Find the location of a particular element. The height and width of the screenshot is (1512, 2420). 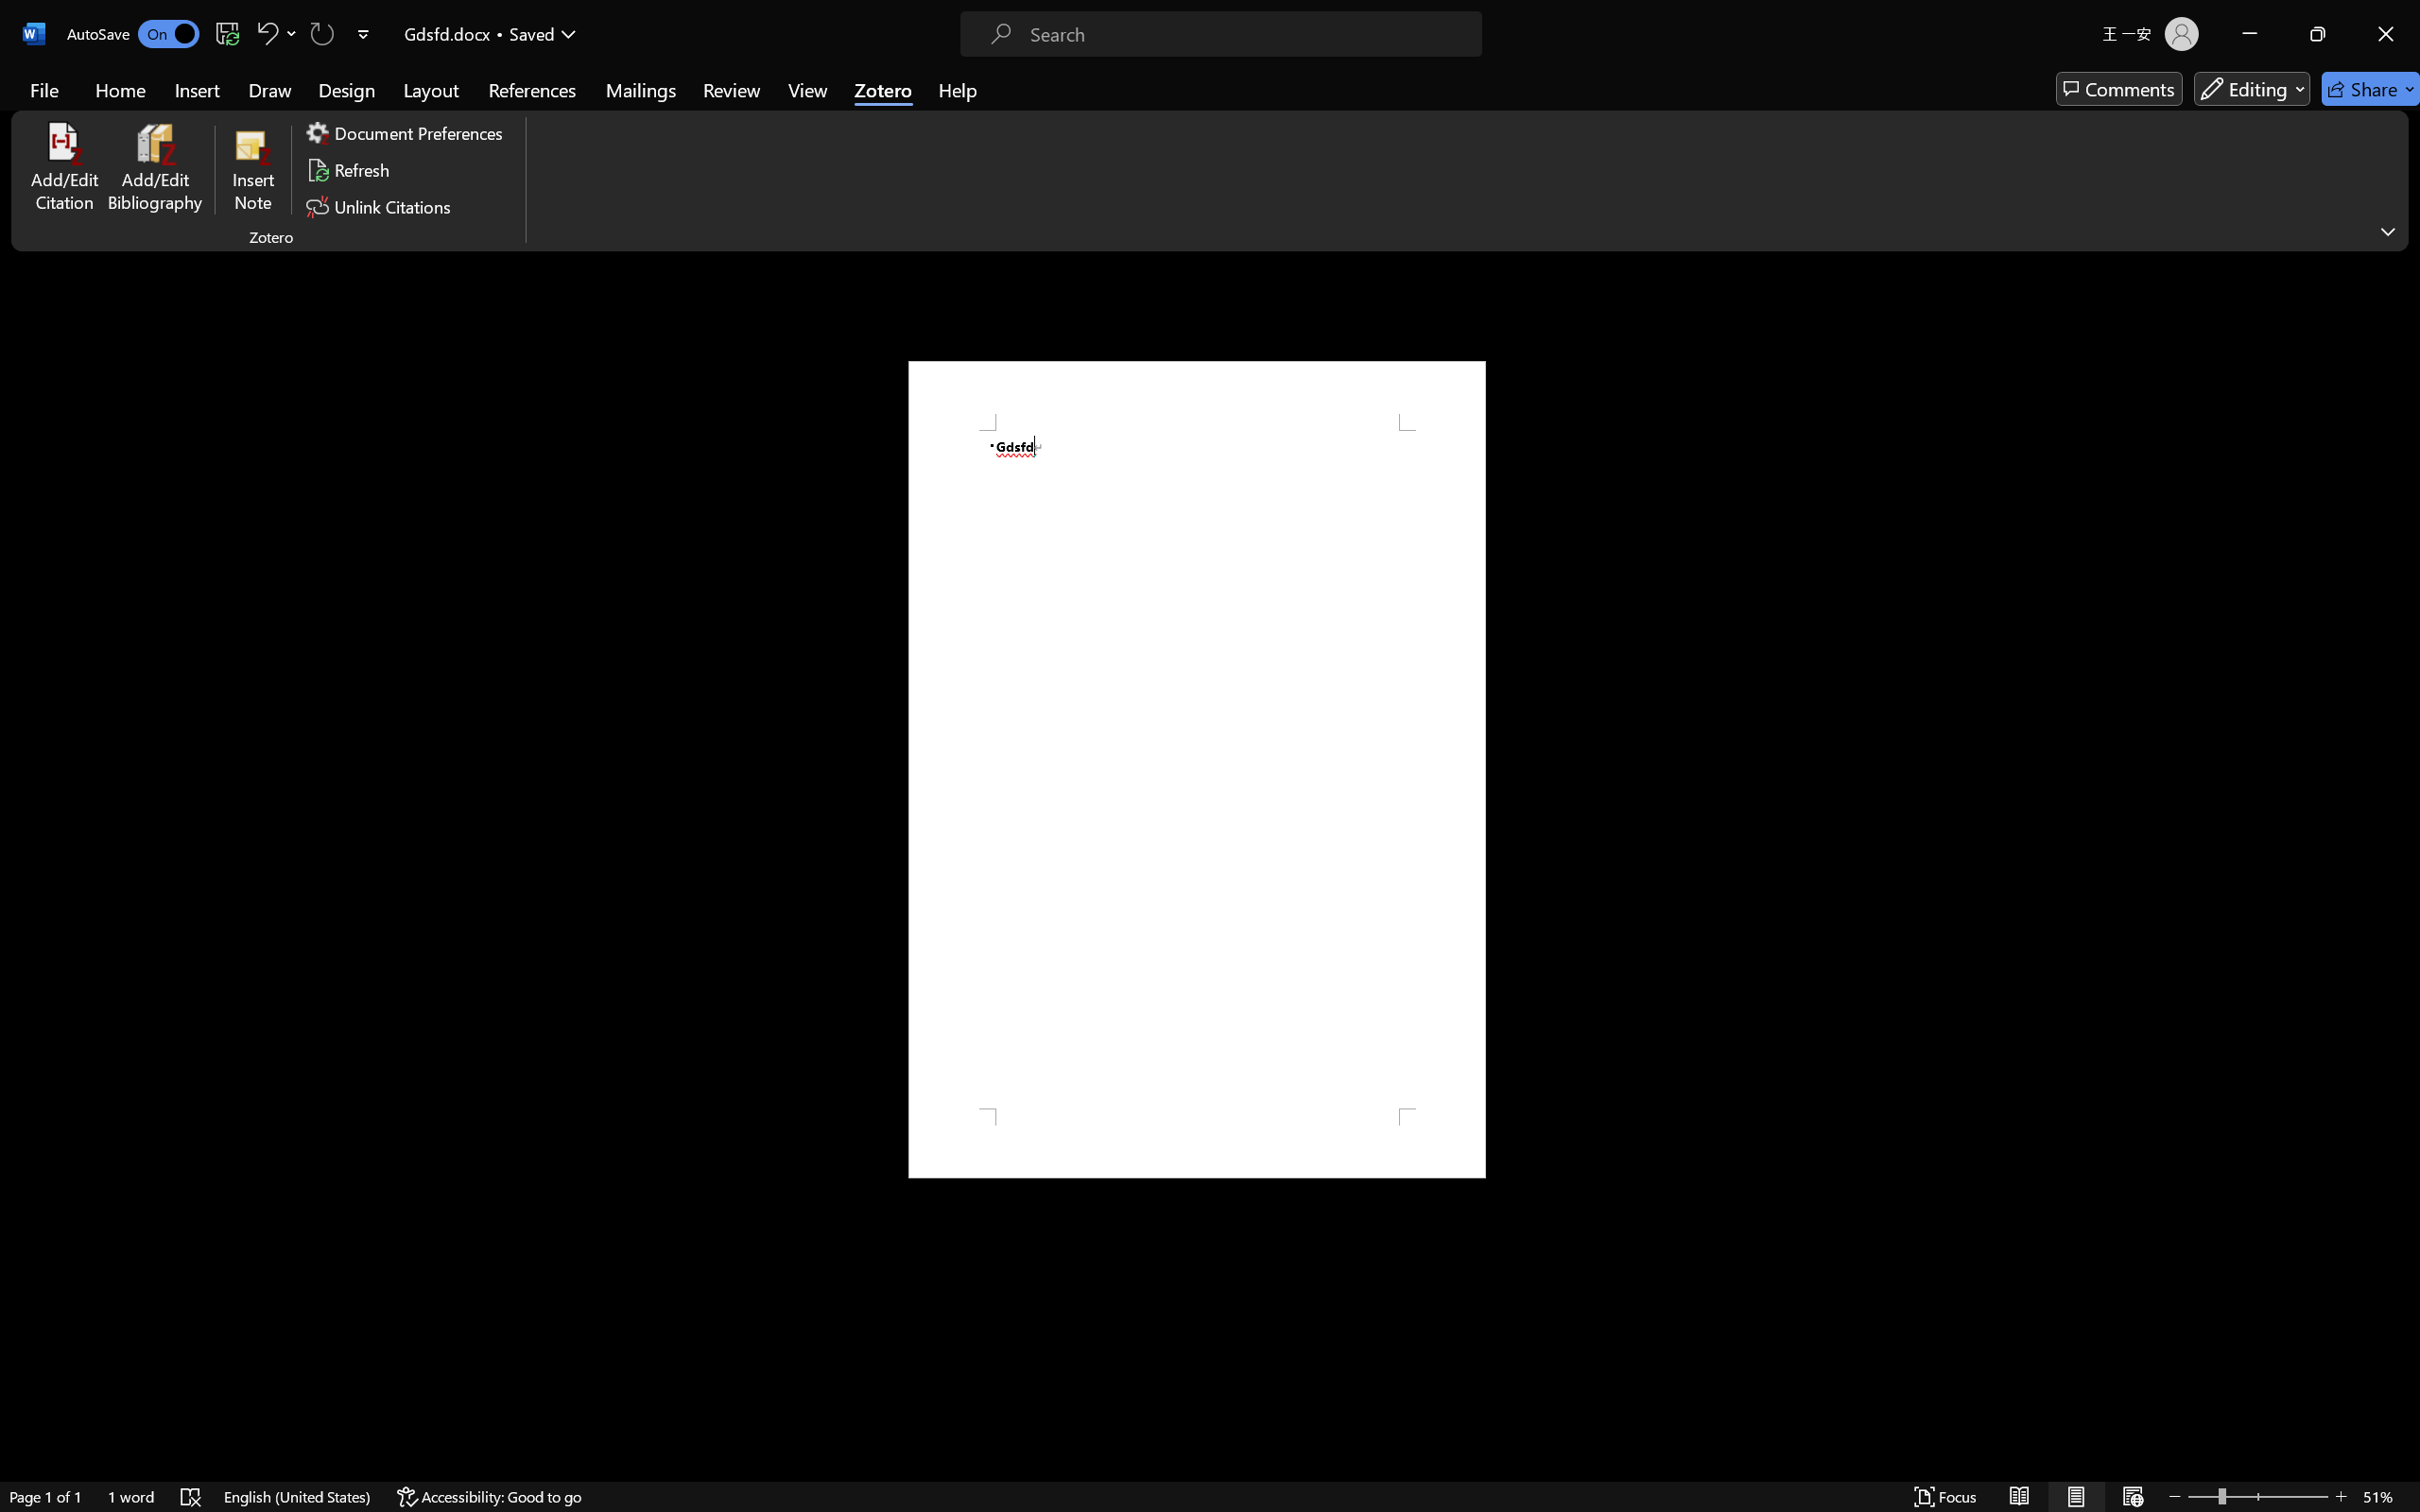

'Page 1 content' is located at coordinates (1196, 769).